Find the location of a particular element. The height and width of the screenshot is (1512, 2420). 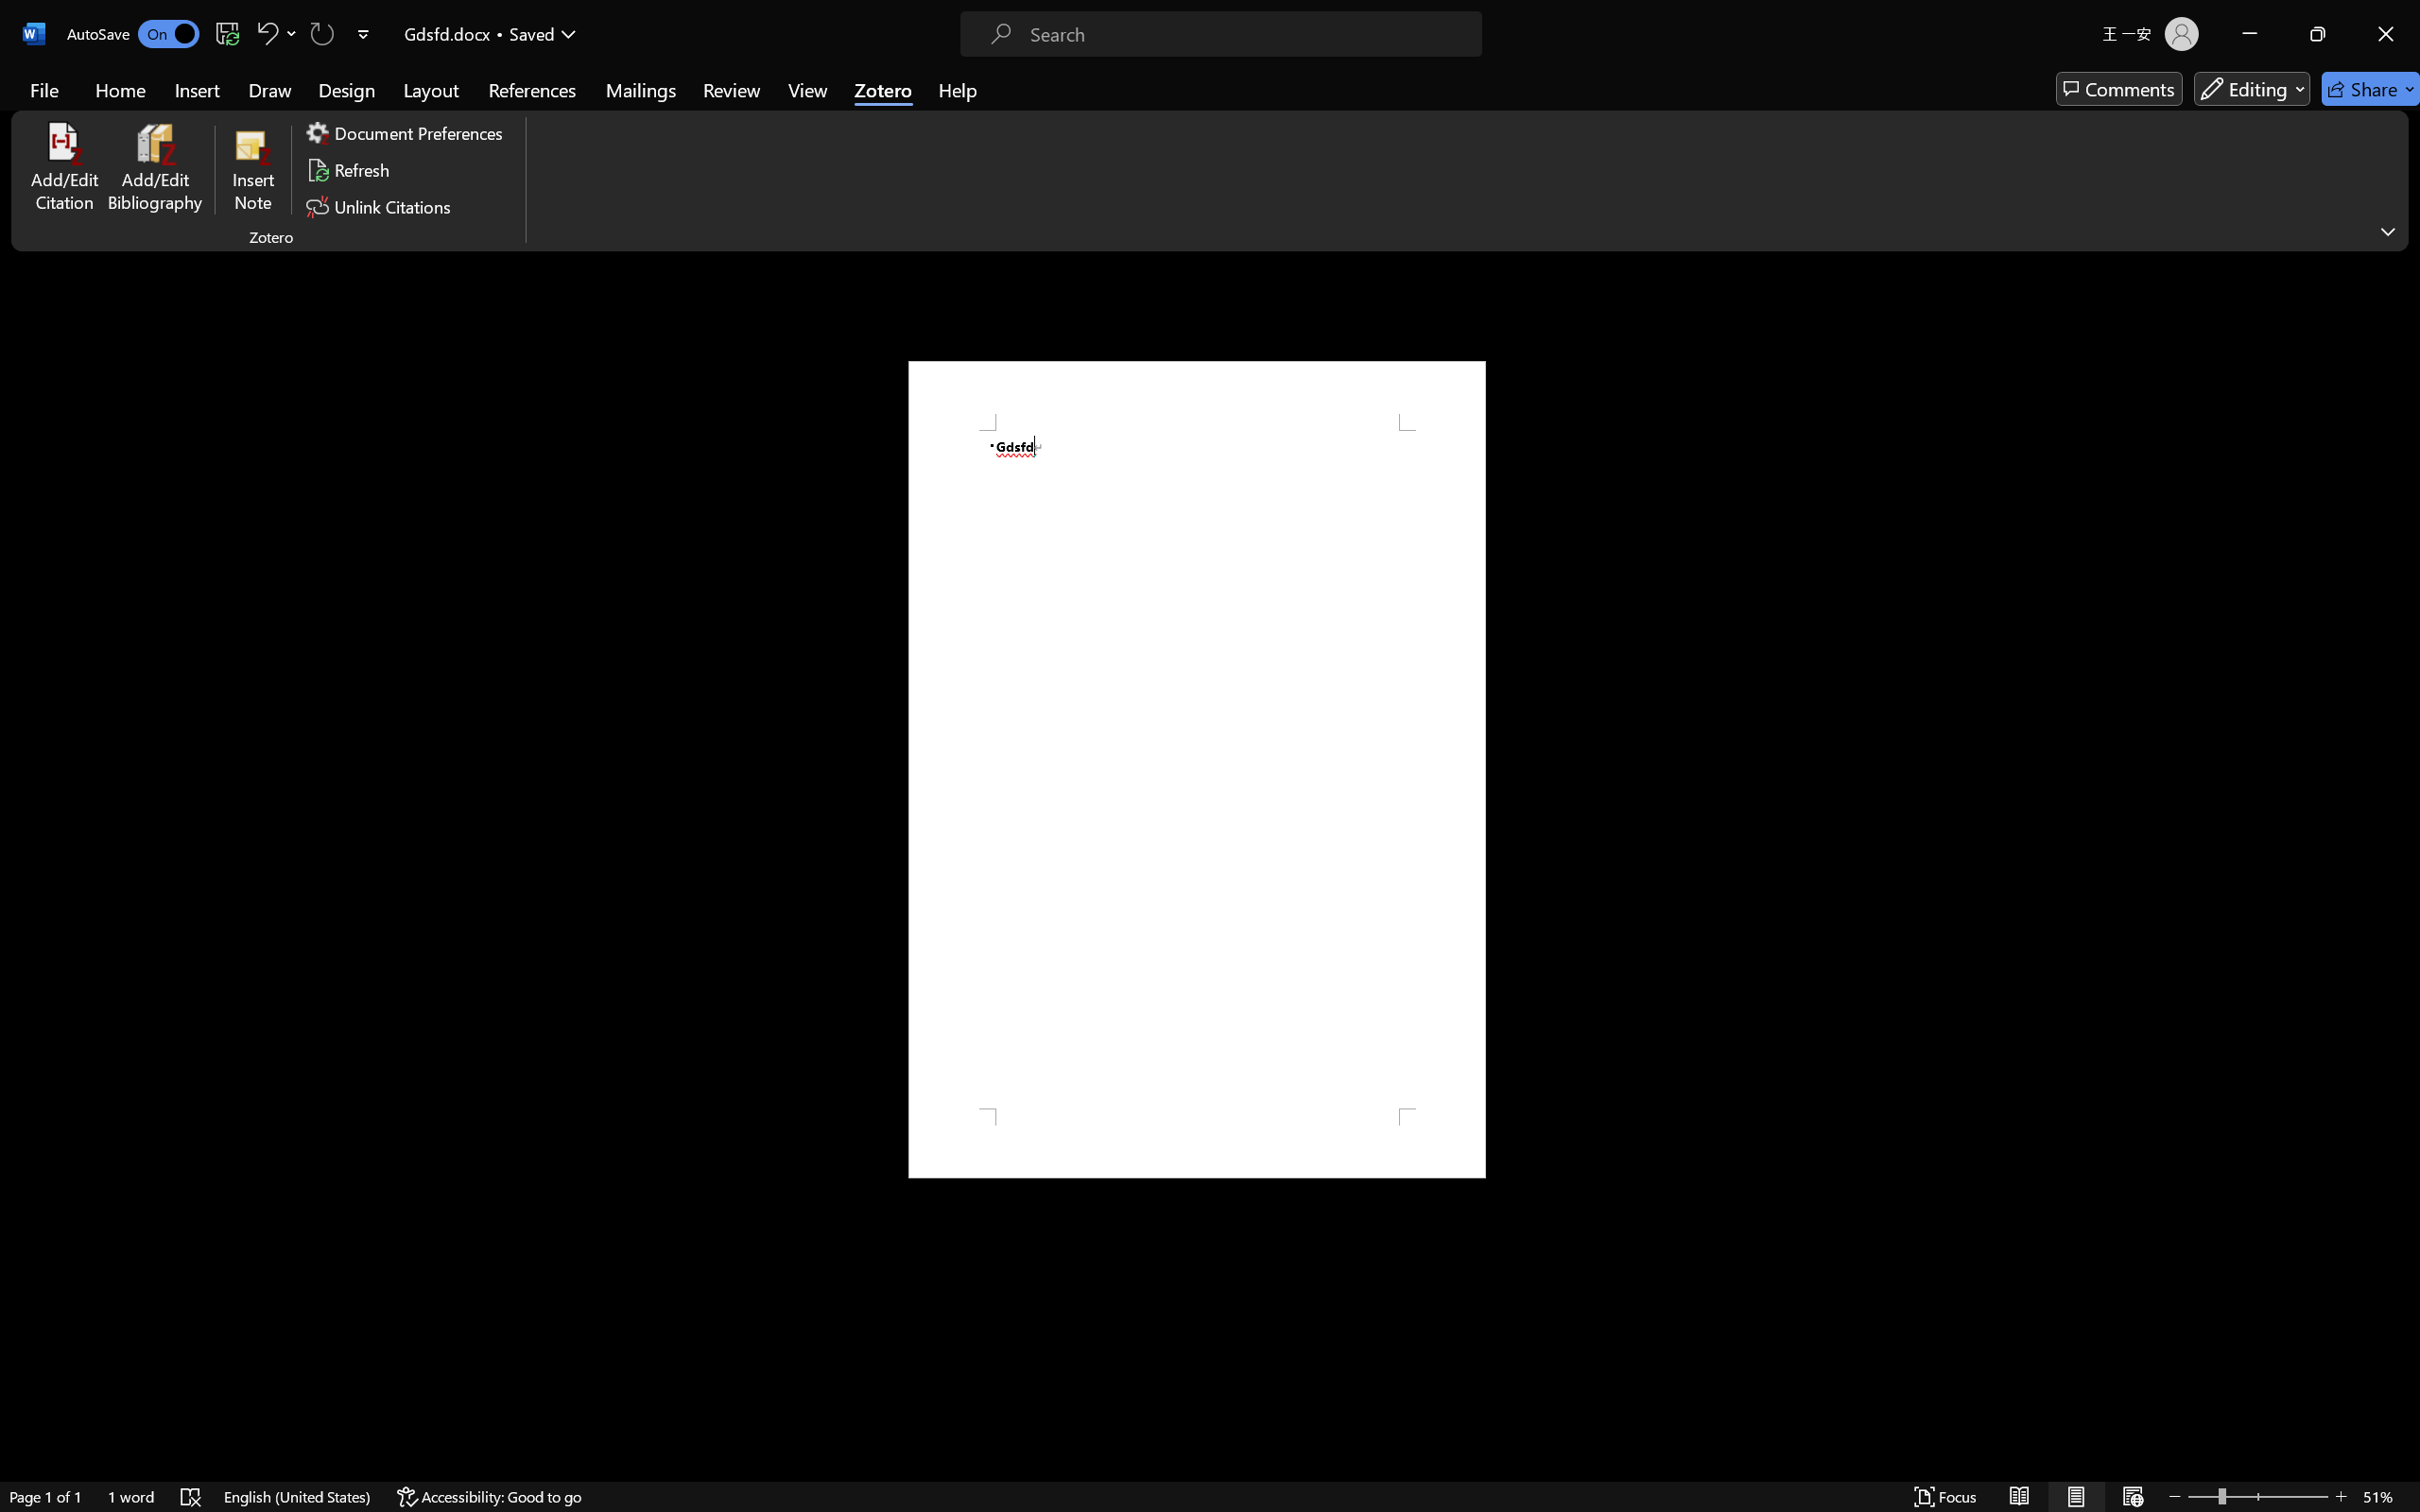

'Page 1 content' is located at coordinates (1196, 769).